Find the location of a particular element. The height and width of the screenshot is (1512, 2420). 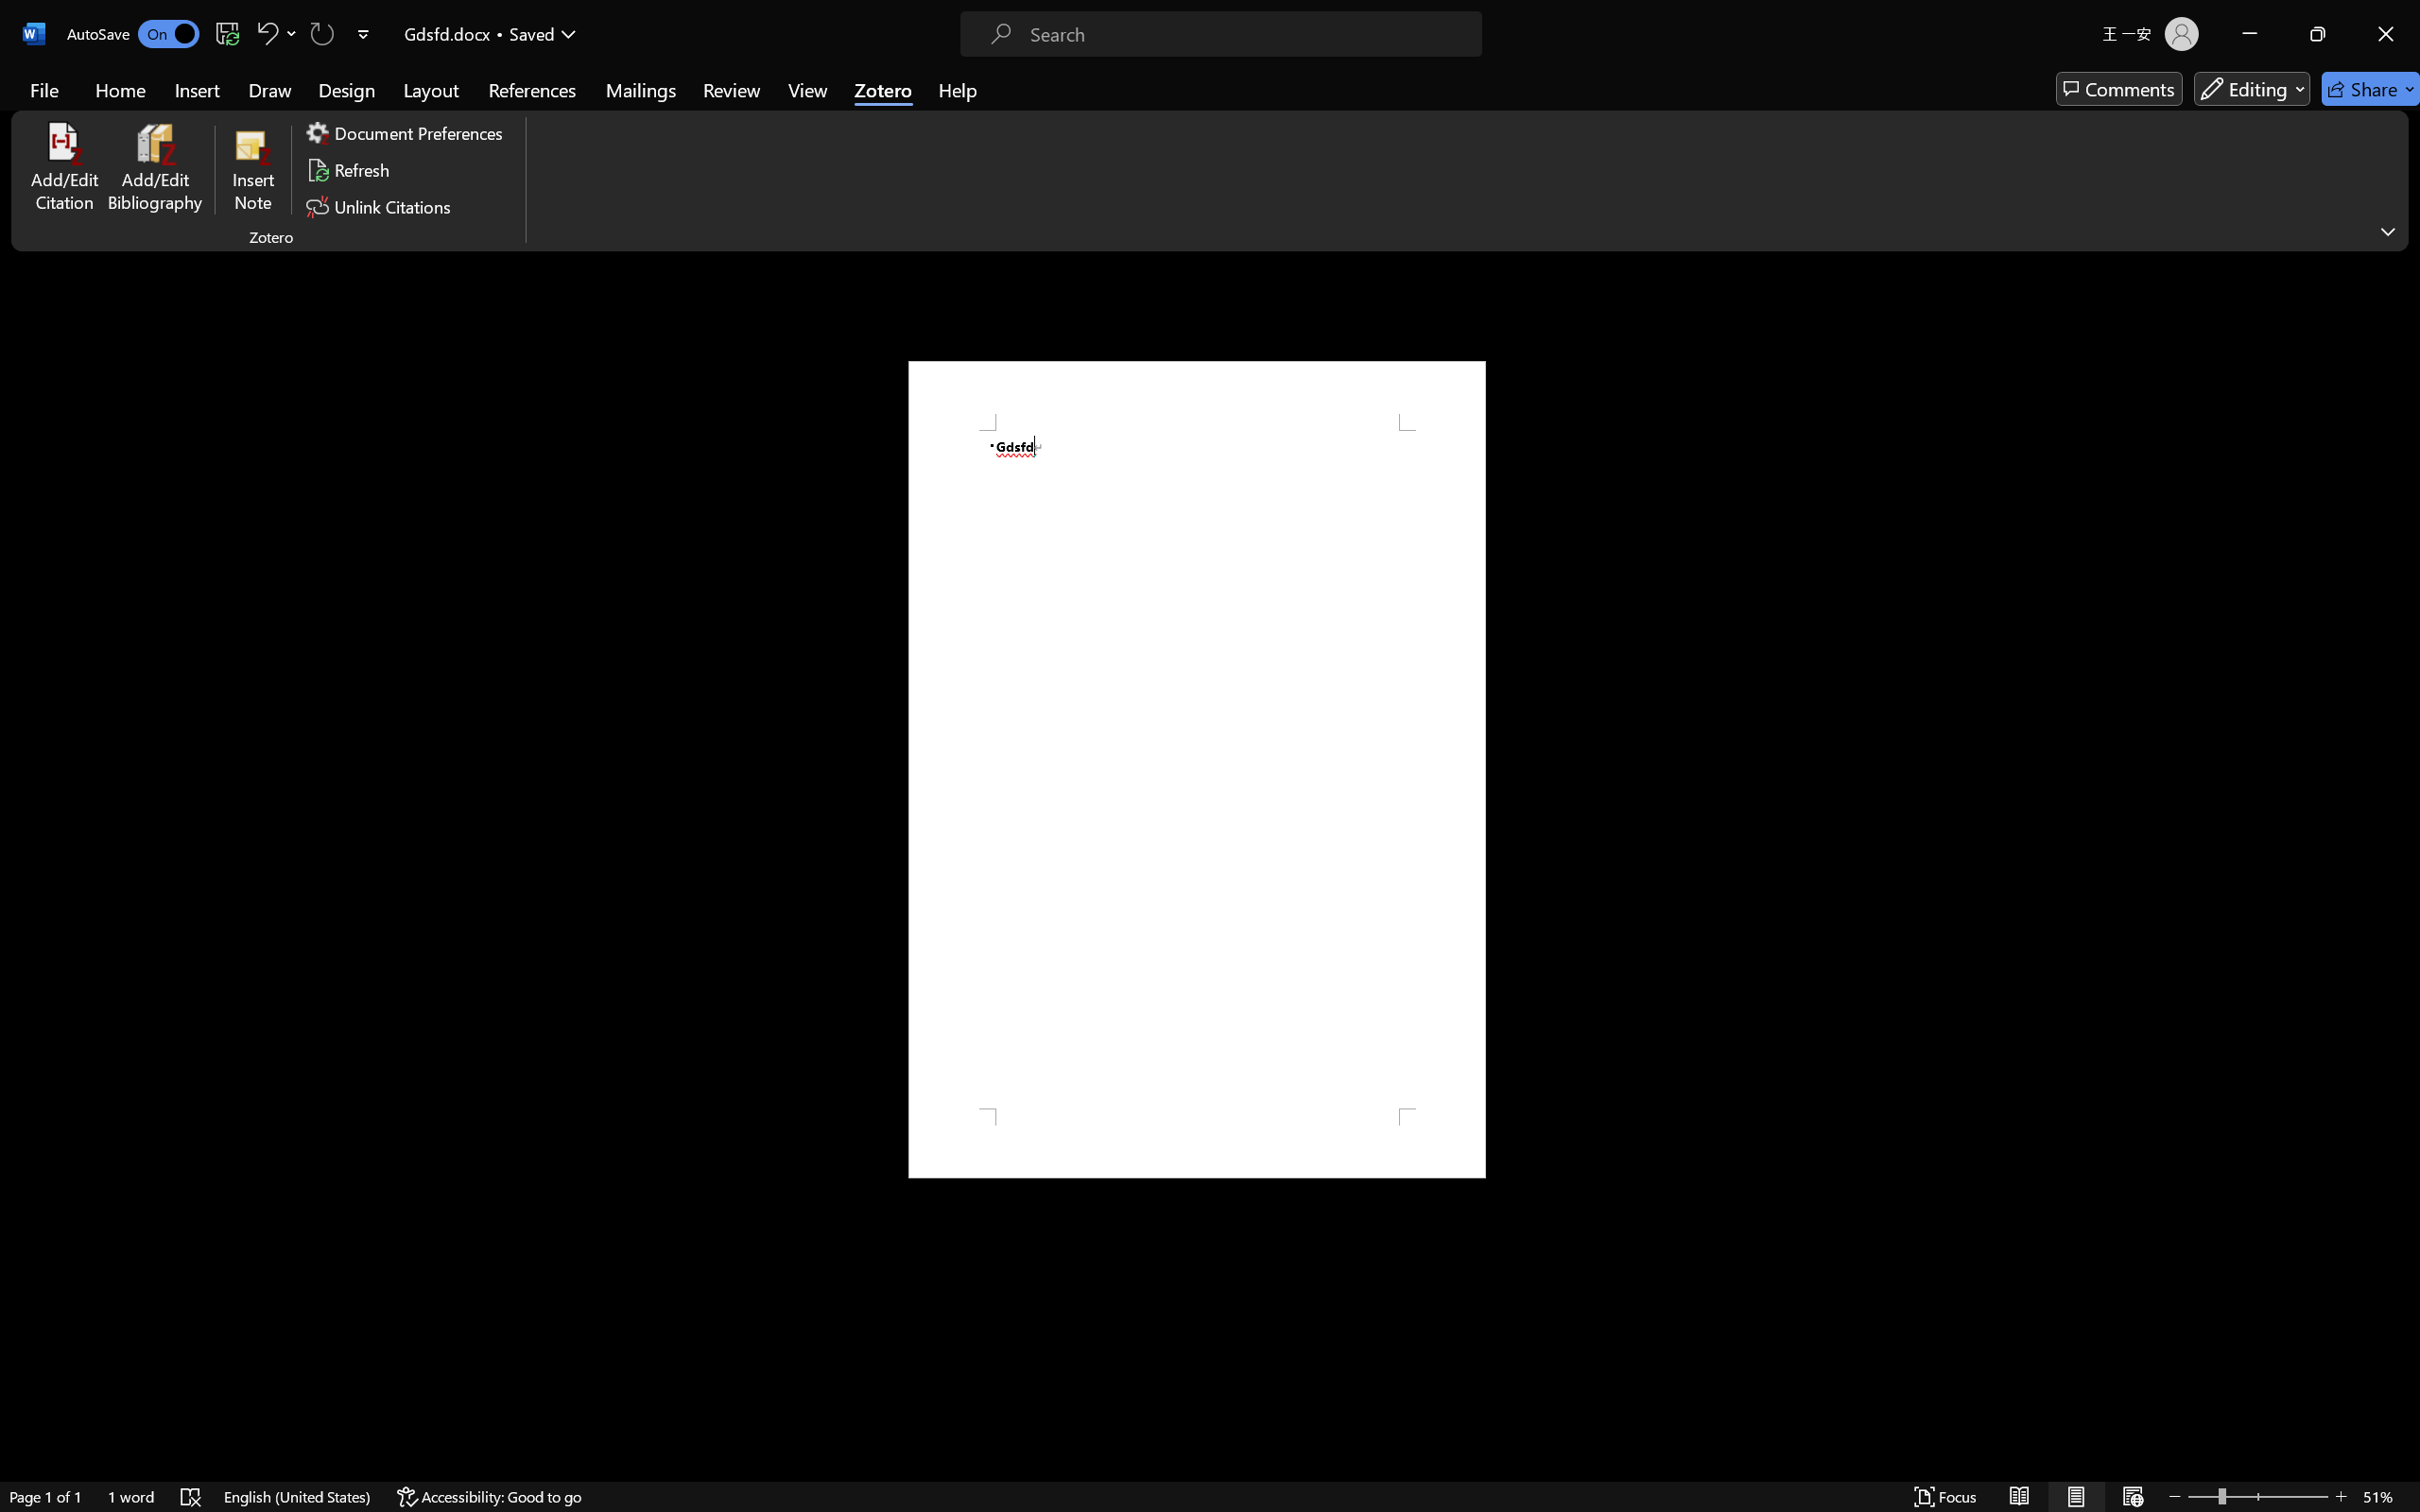

'Page 1 content' is located at coordinates (1196, 769).